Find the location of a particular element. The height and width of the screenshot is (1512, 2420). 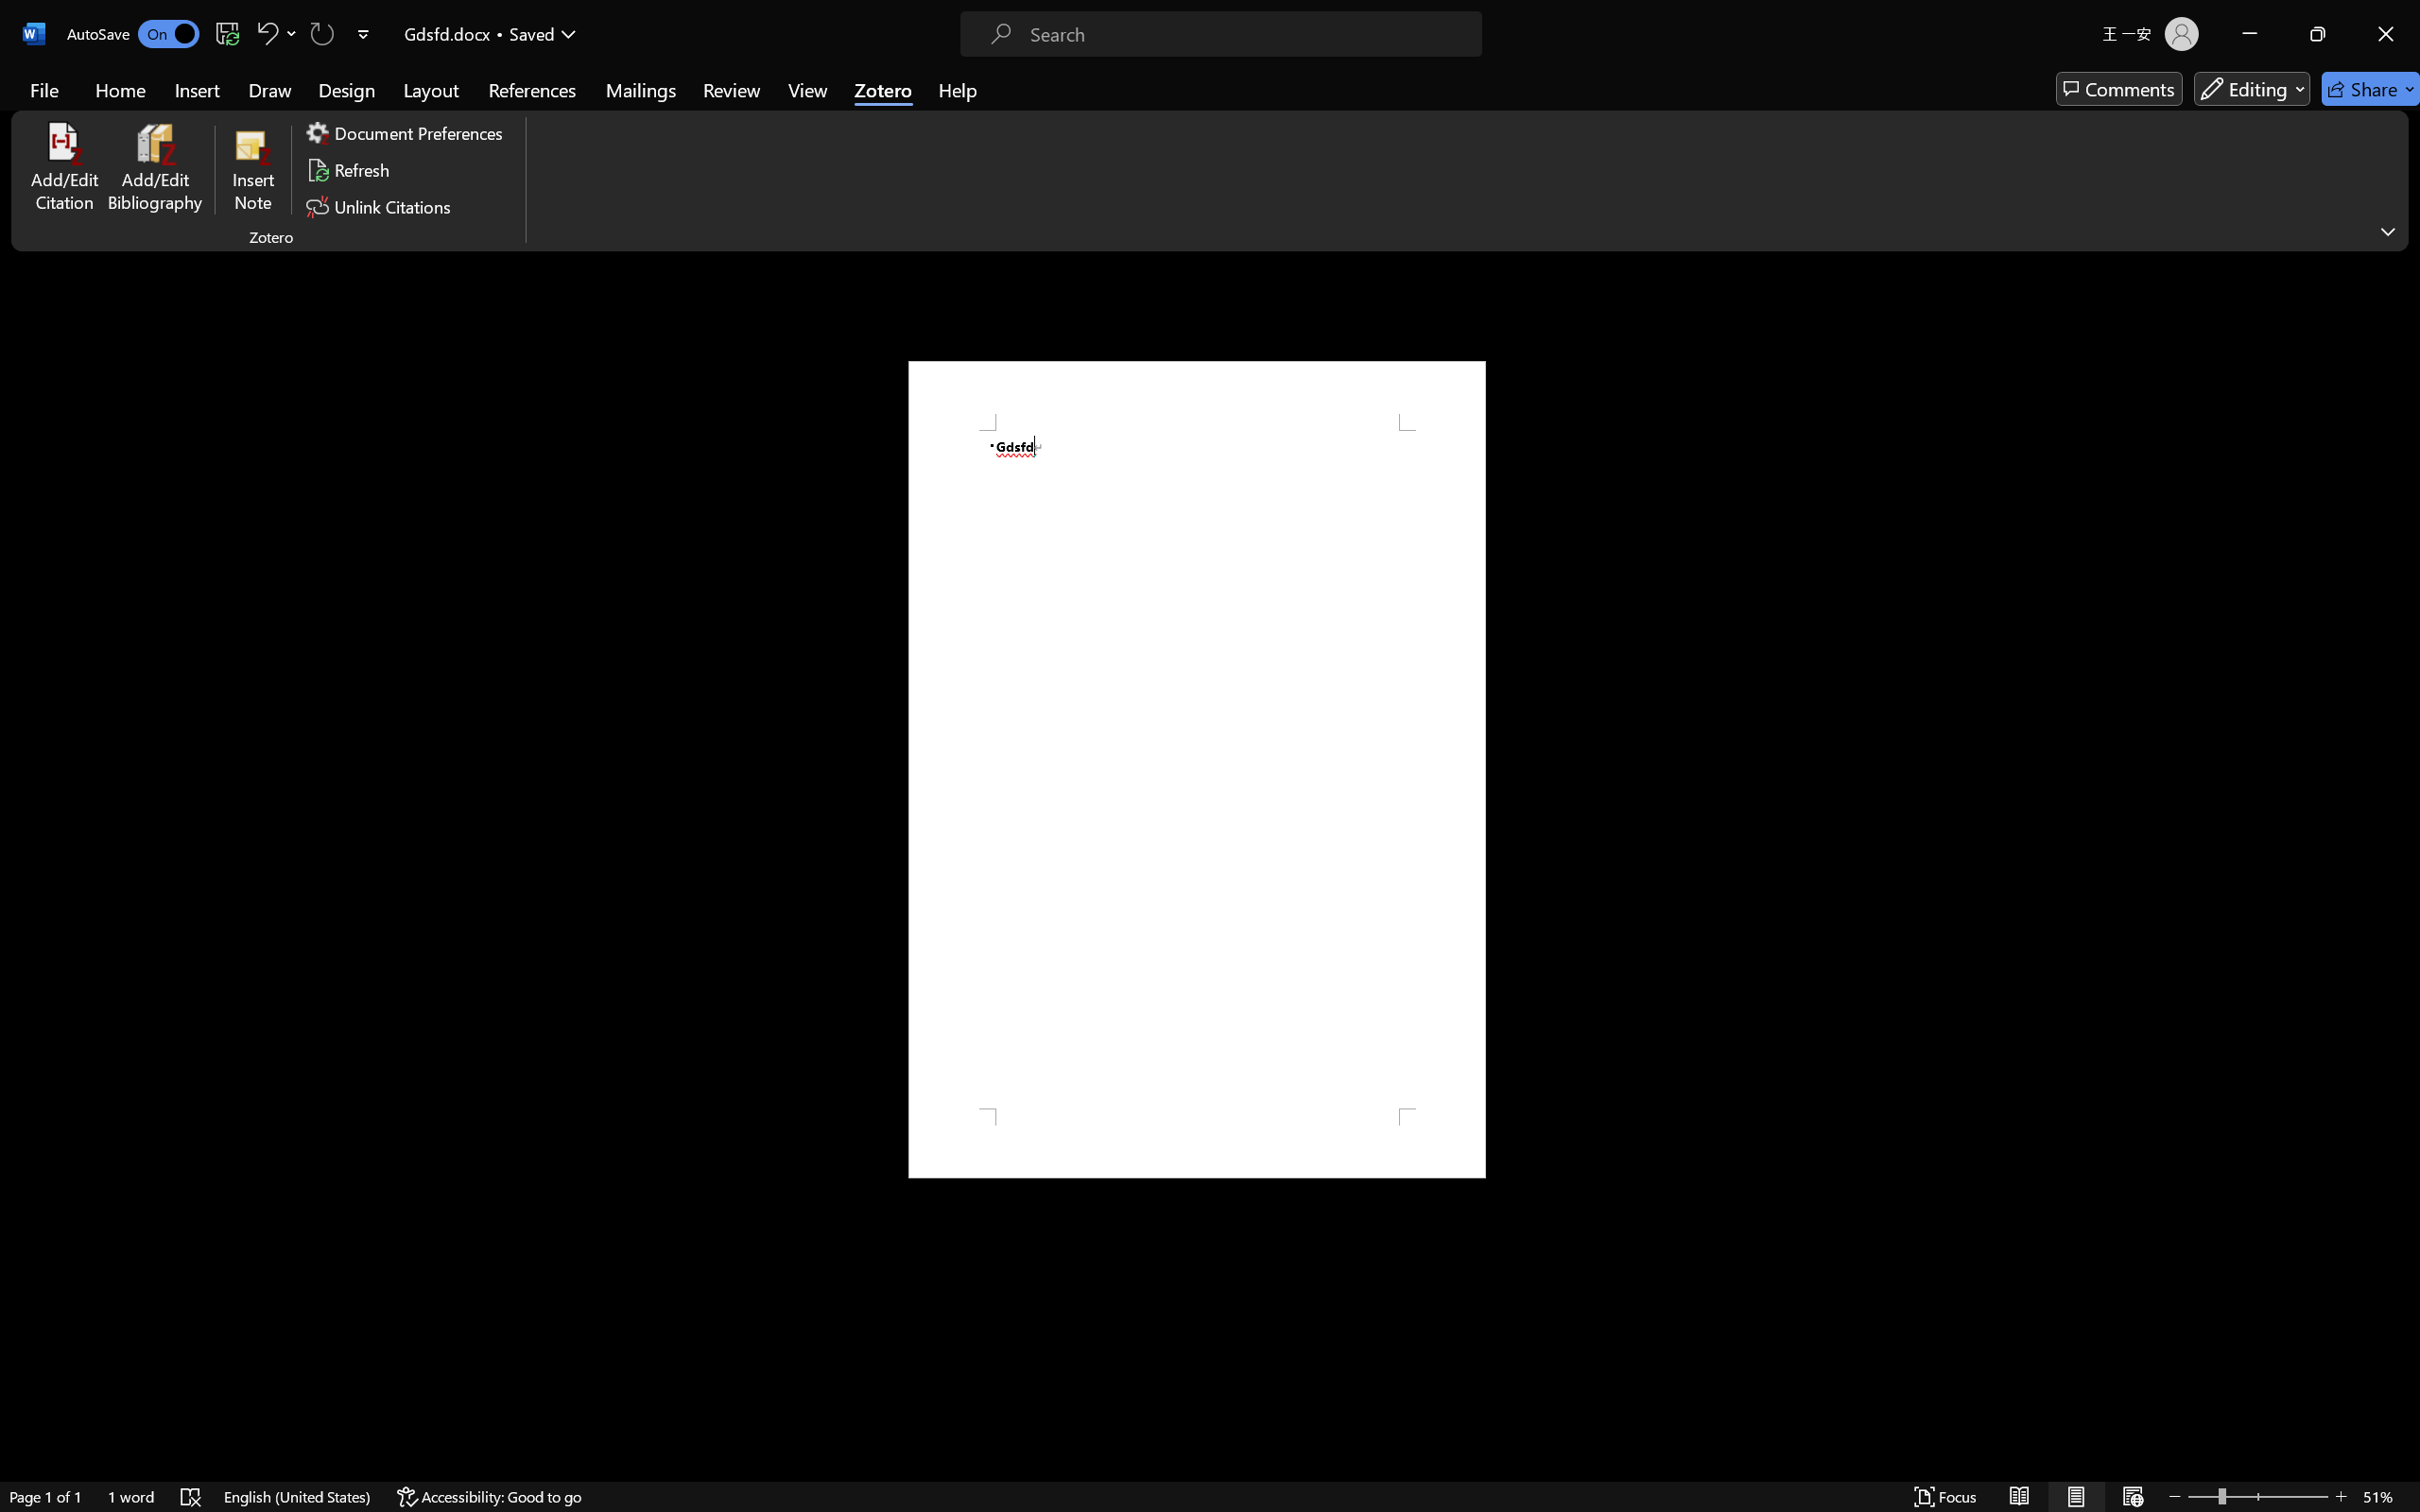

'Page 1 content' is located at coordinates (1196, 769).